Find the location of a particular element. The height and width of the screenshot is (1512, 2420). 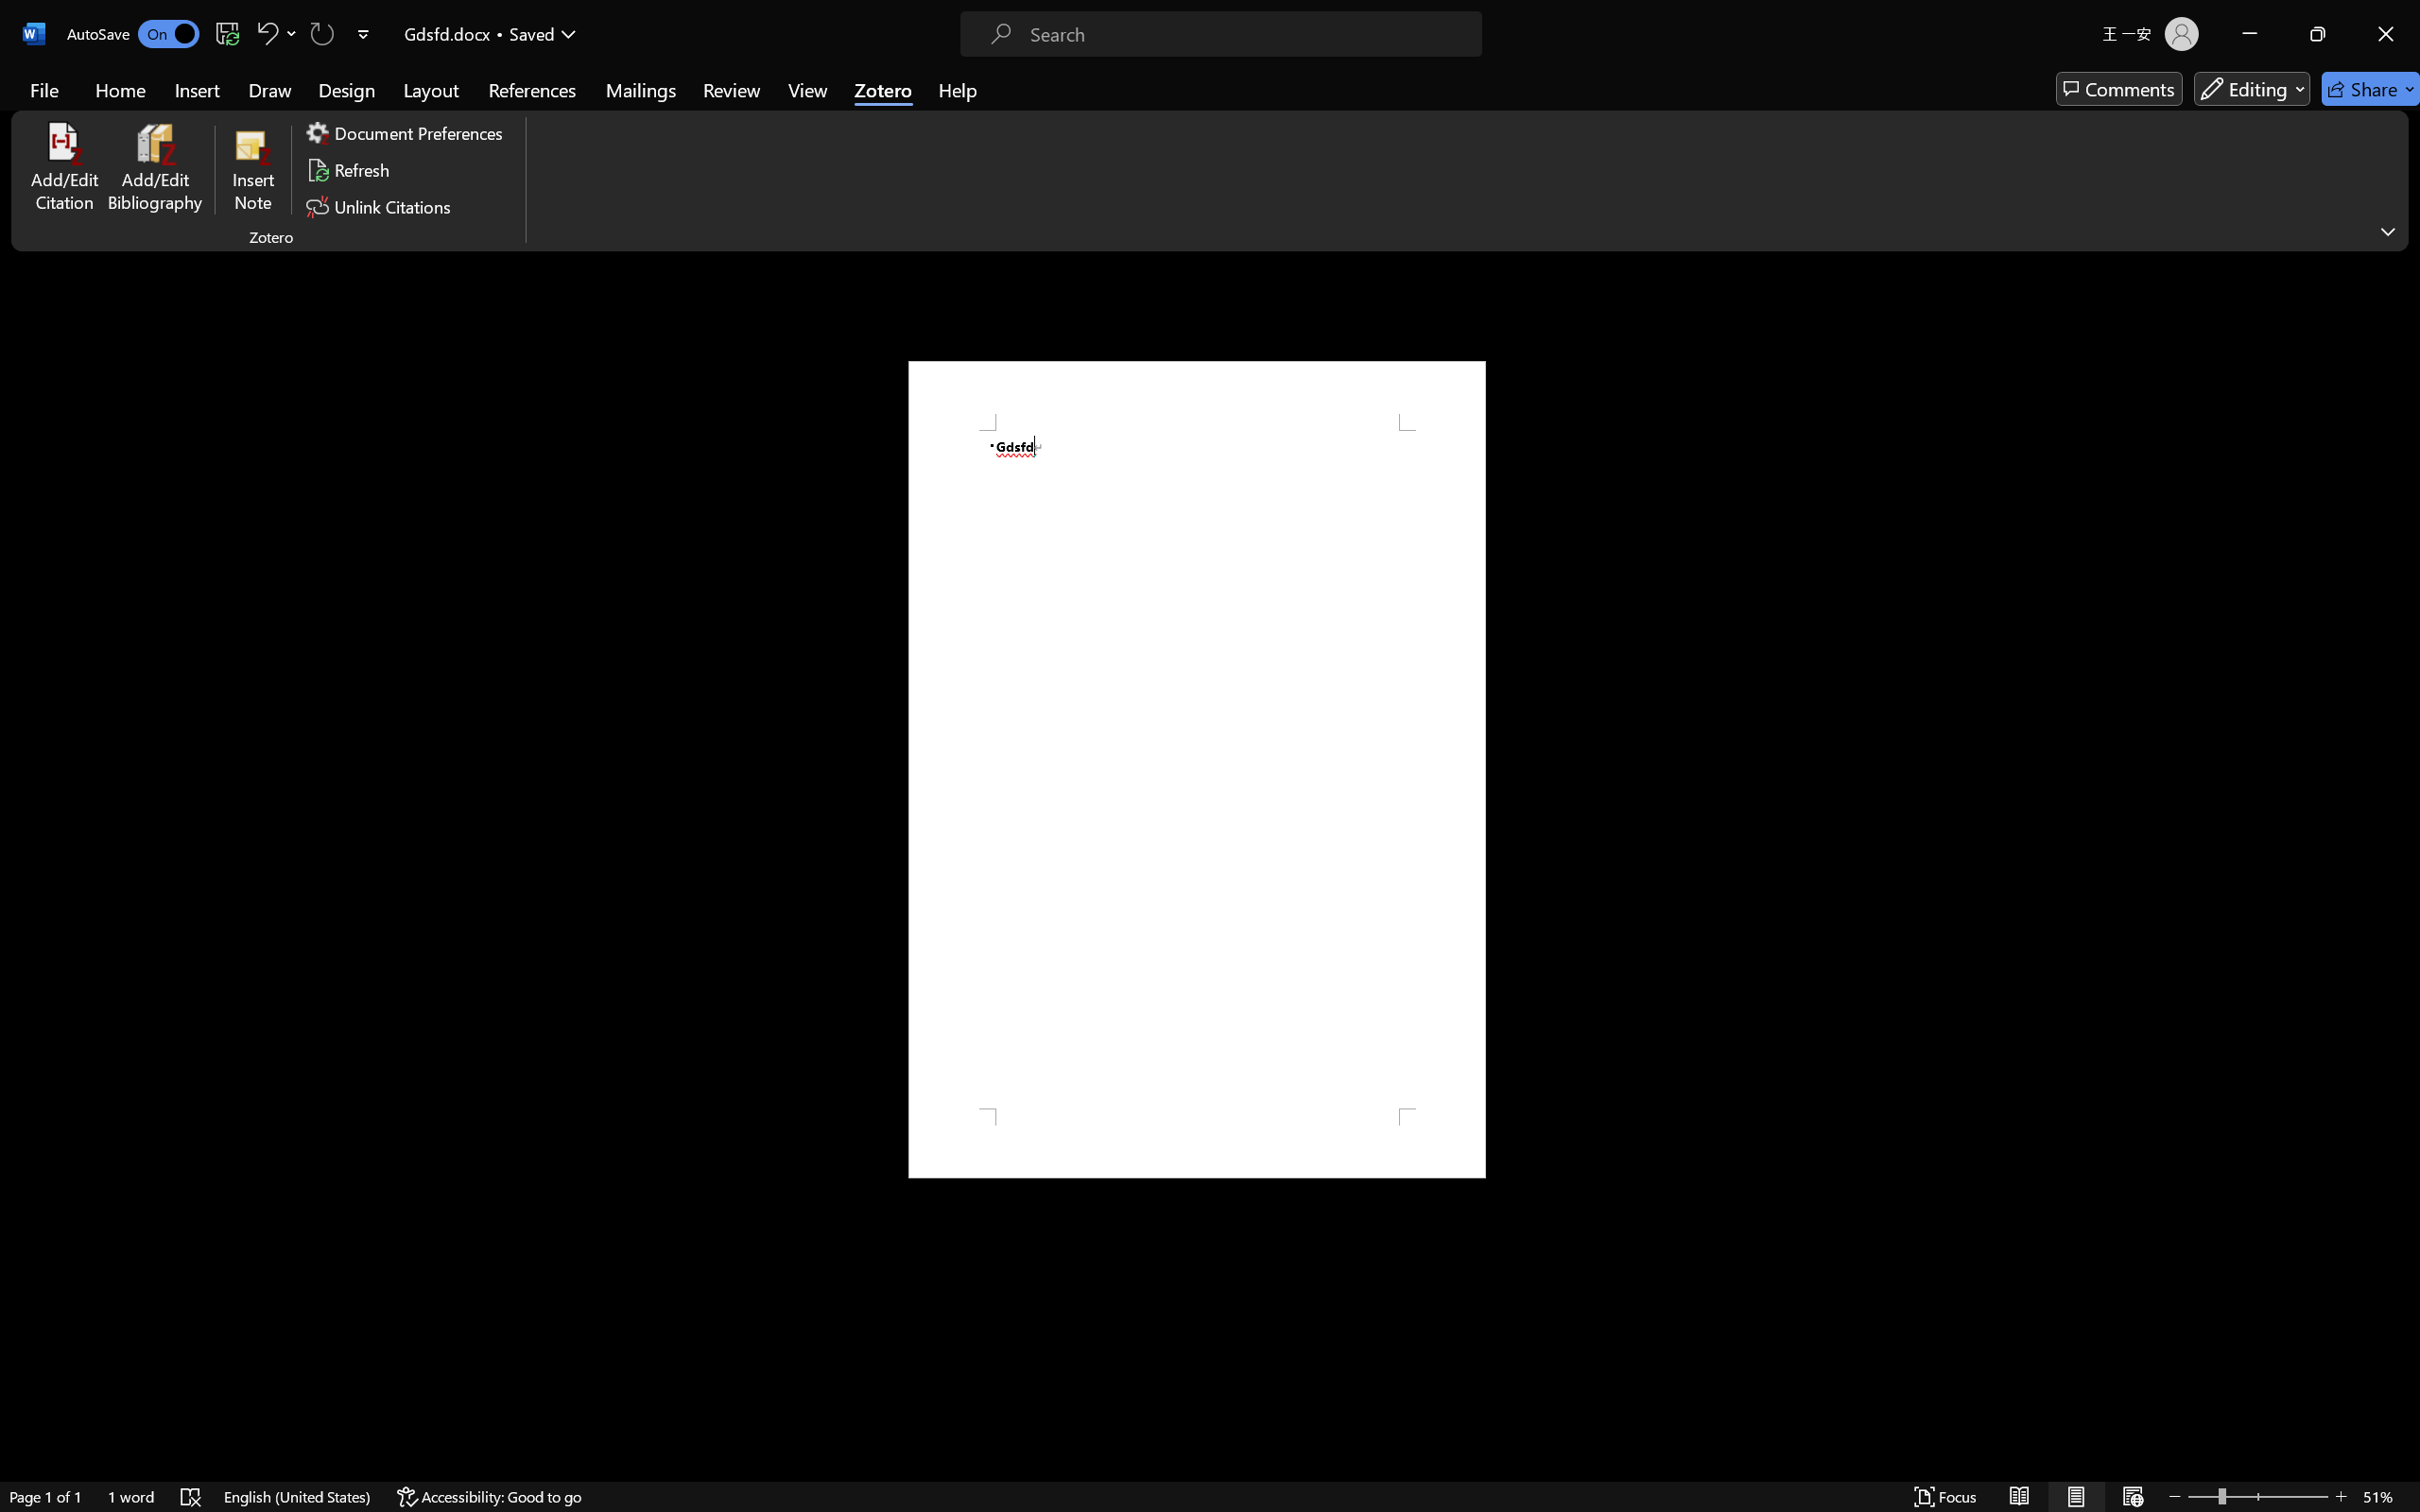

'Page 1 content' is located at coordinates (1196, 769).